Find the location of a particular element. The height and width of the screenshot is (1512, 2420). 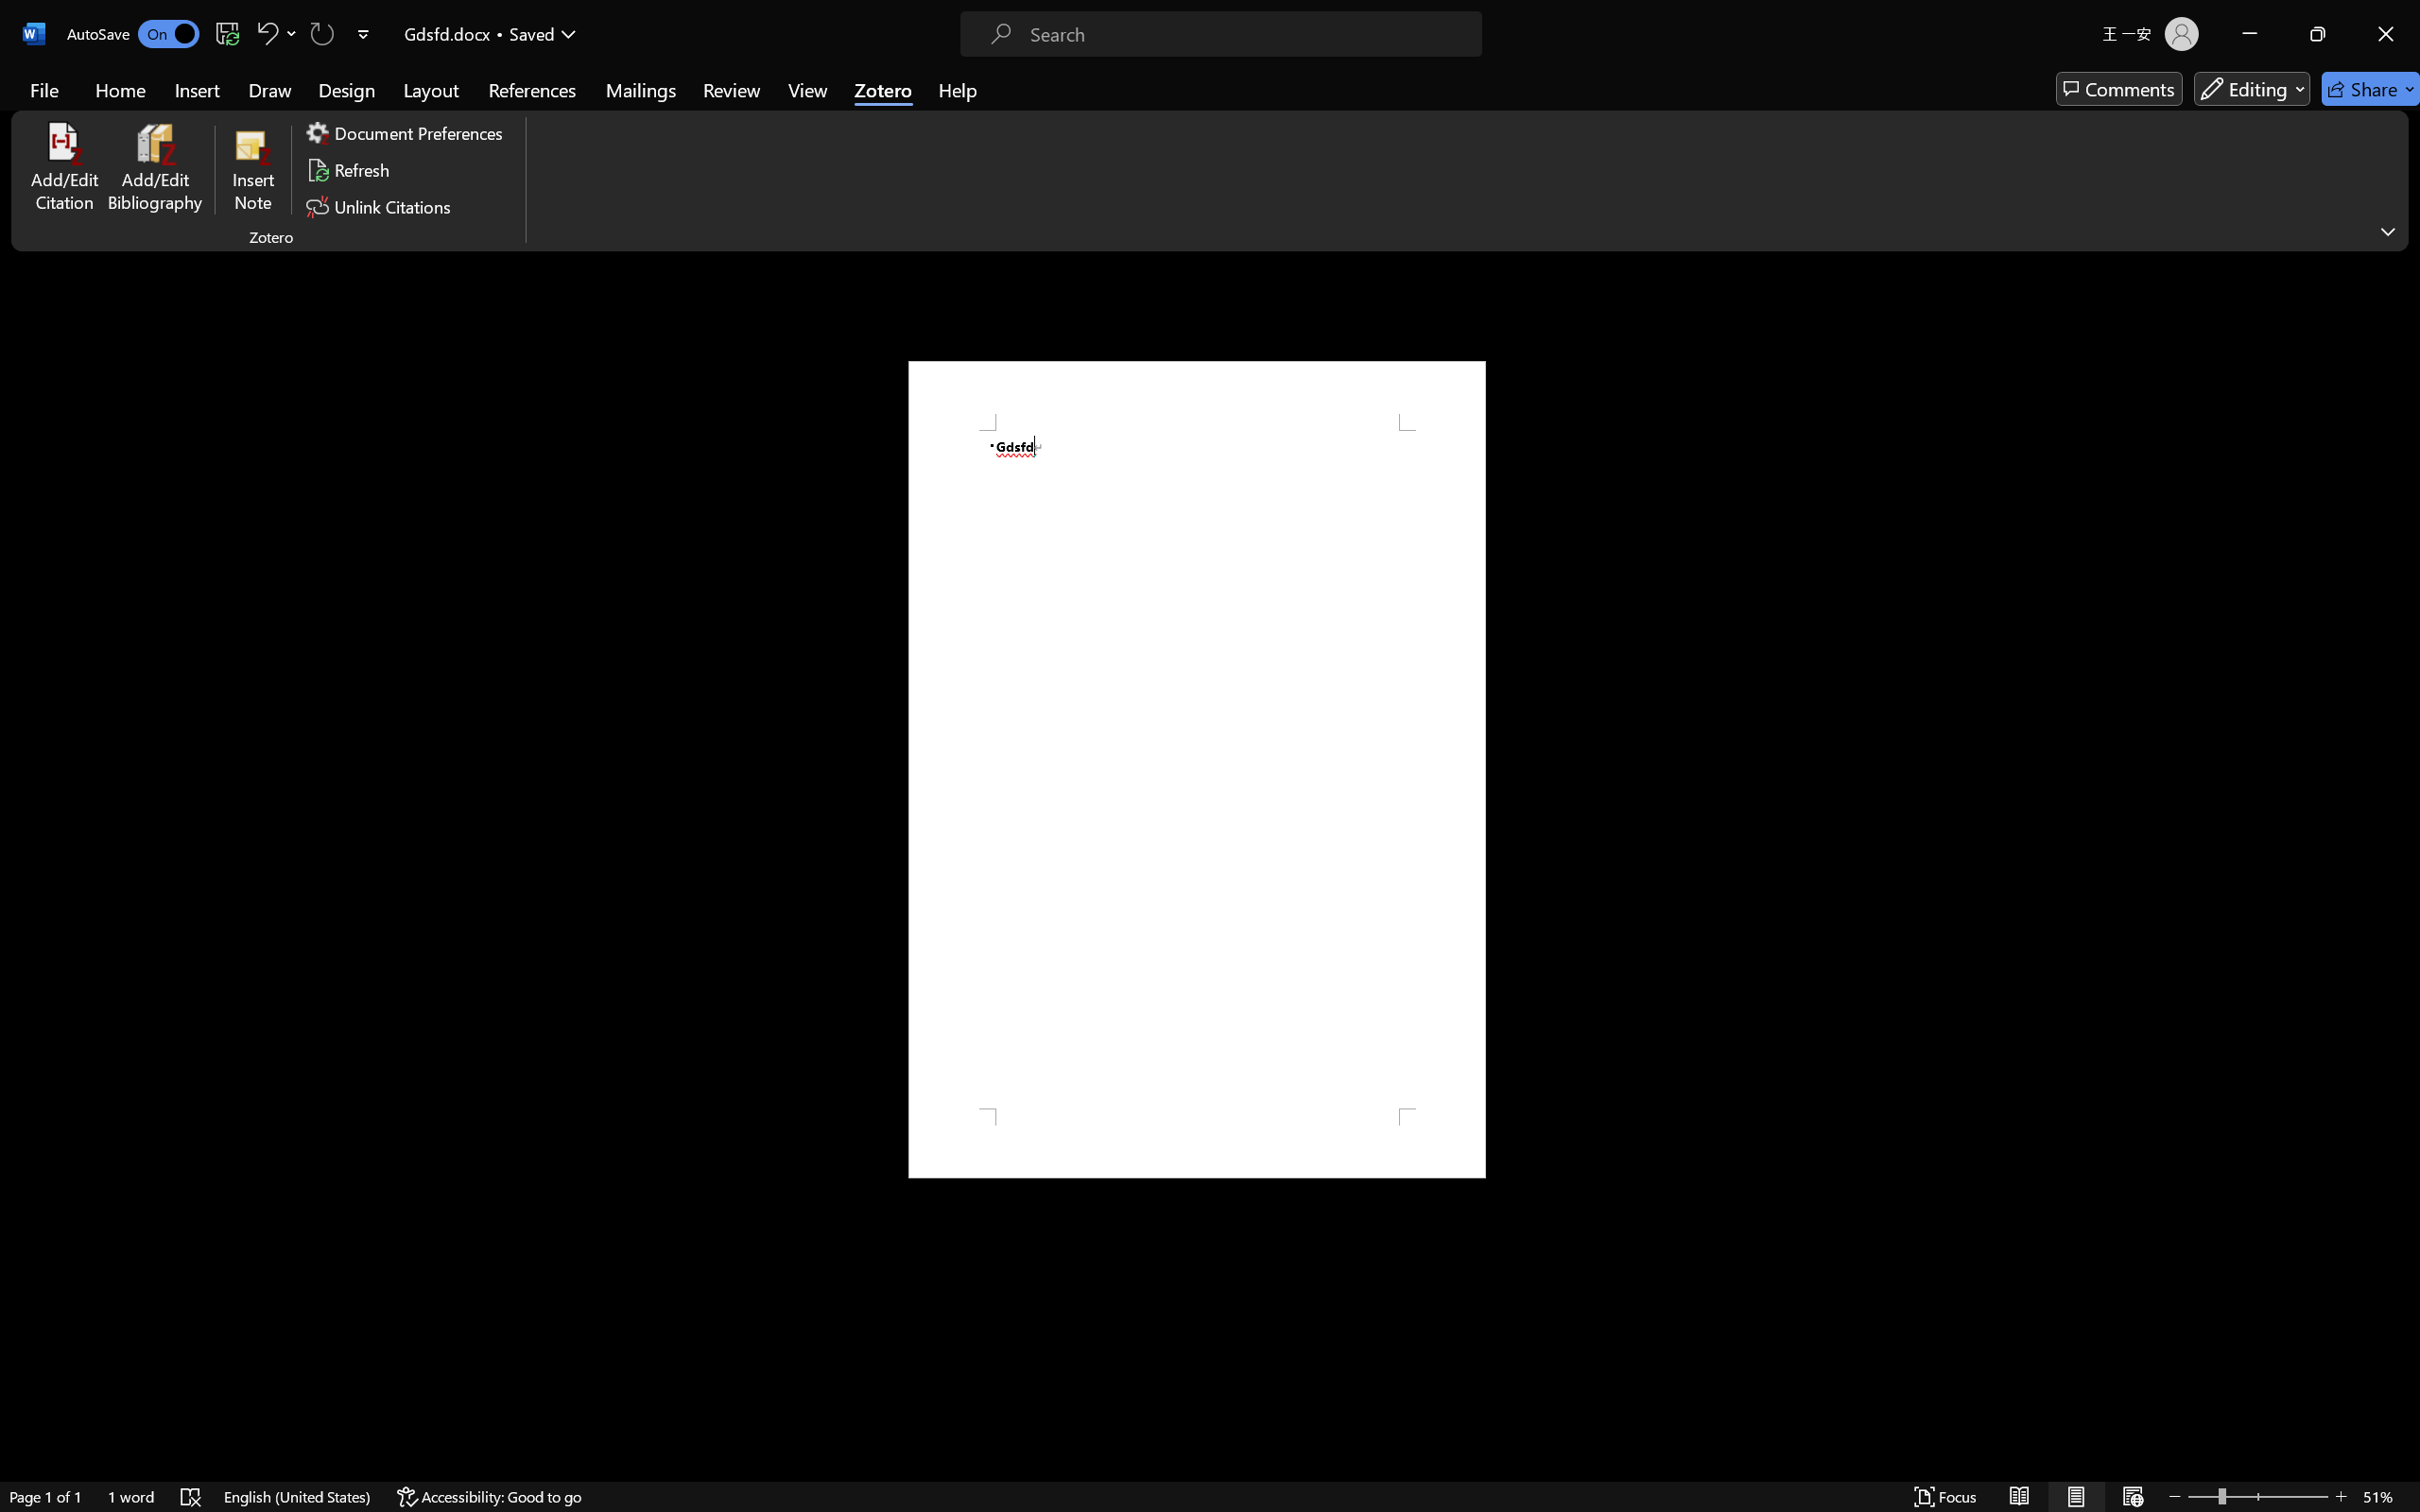

'Page 1 content' is located at coordinates (1196, 769).